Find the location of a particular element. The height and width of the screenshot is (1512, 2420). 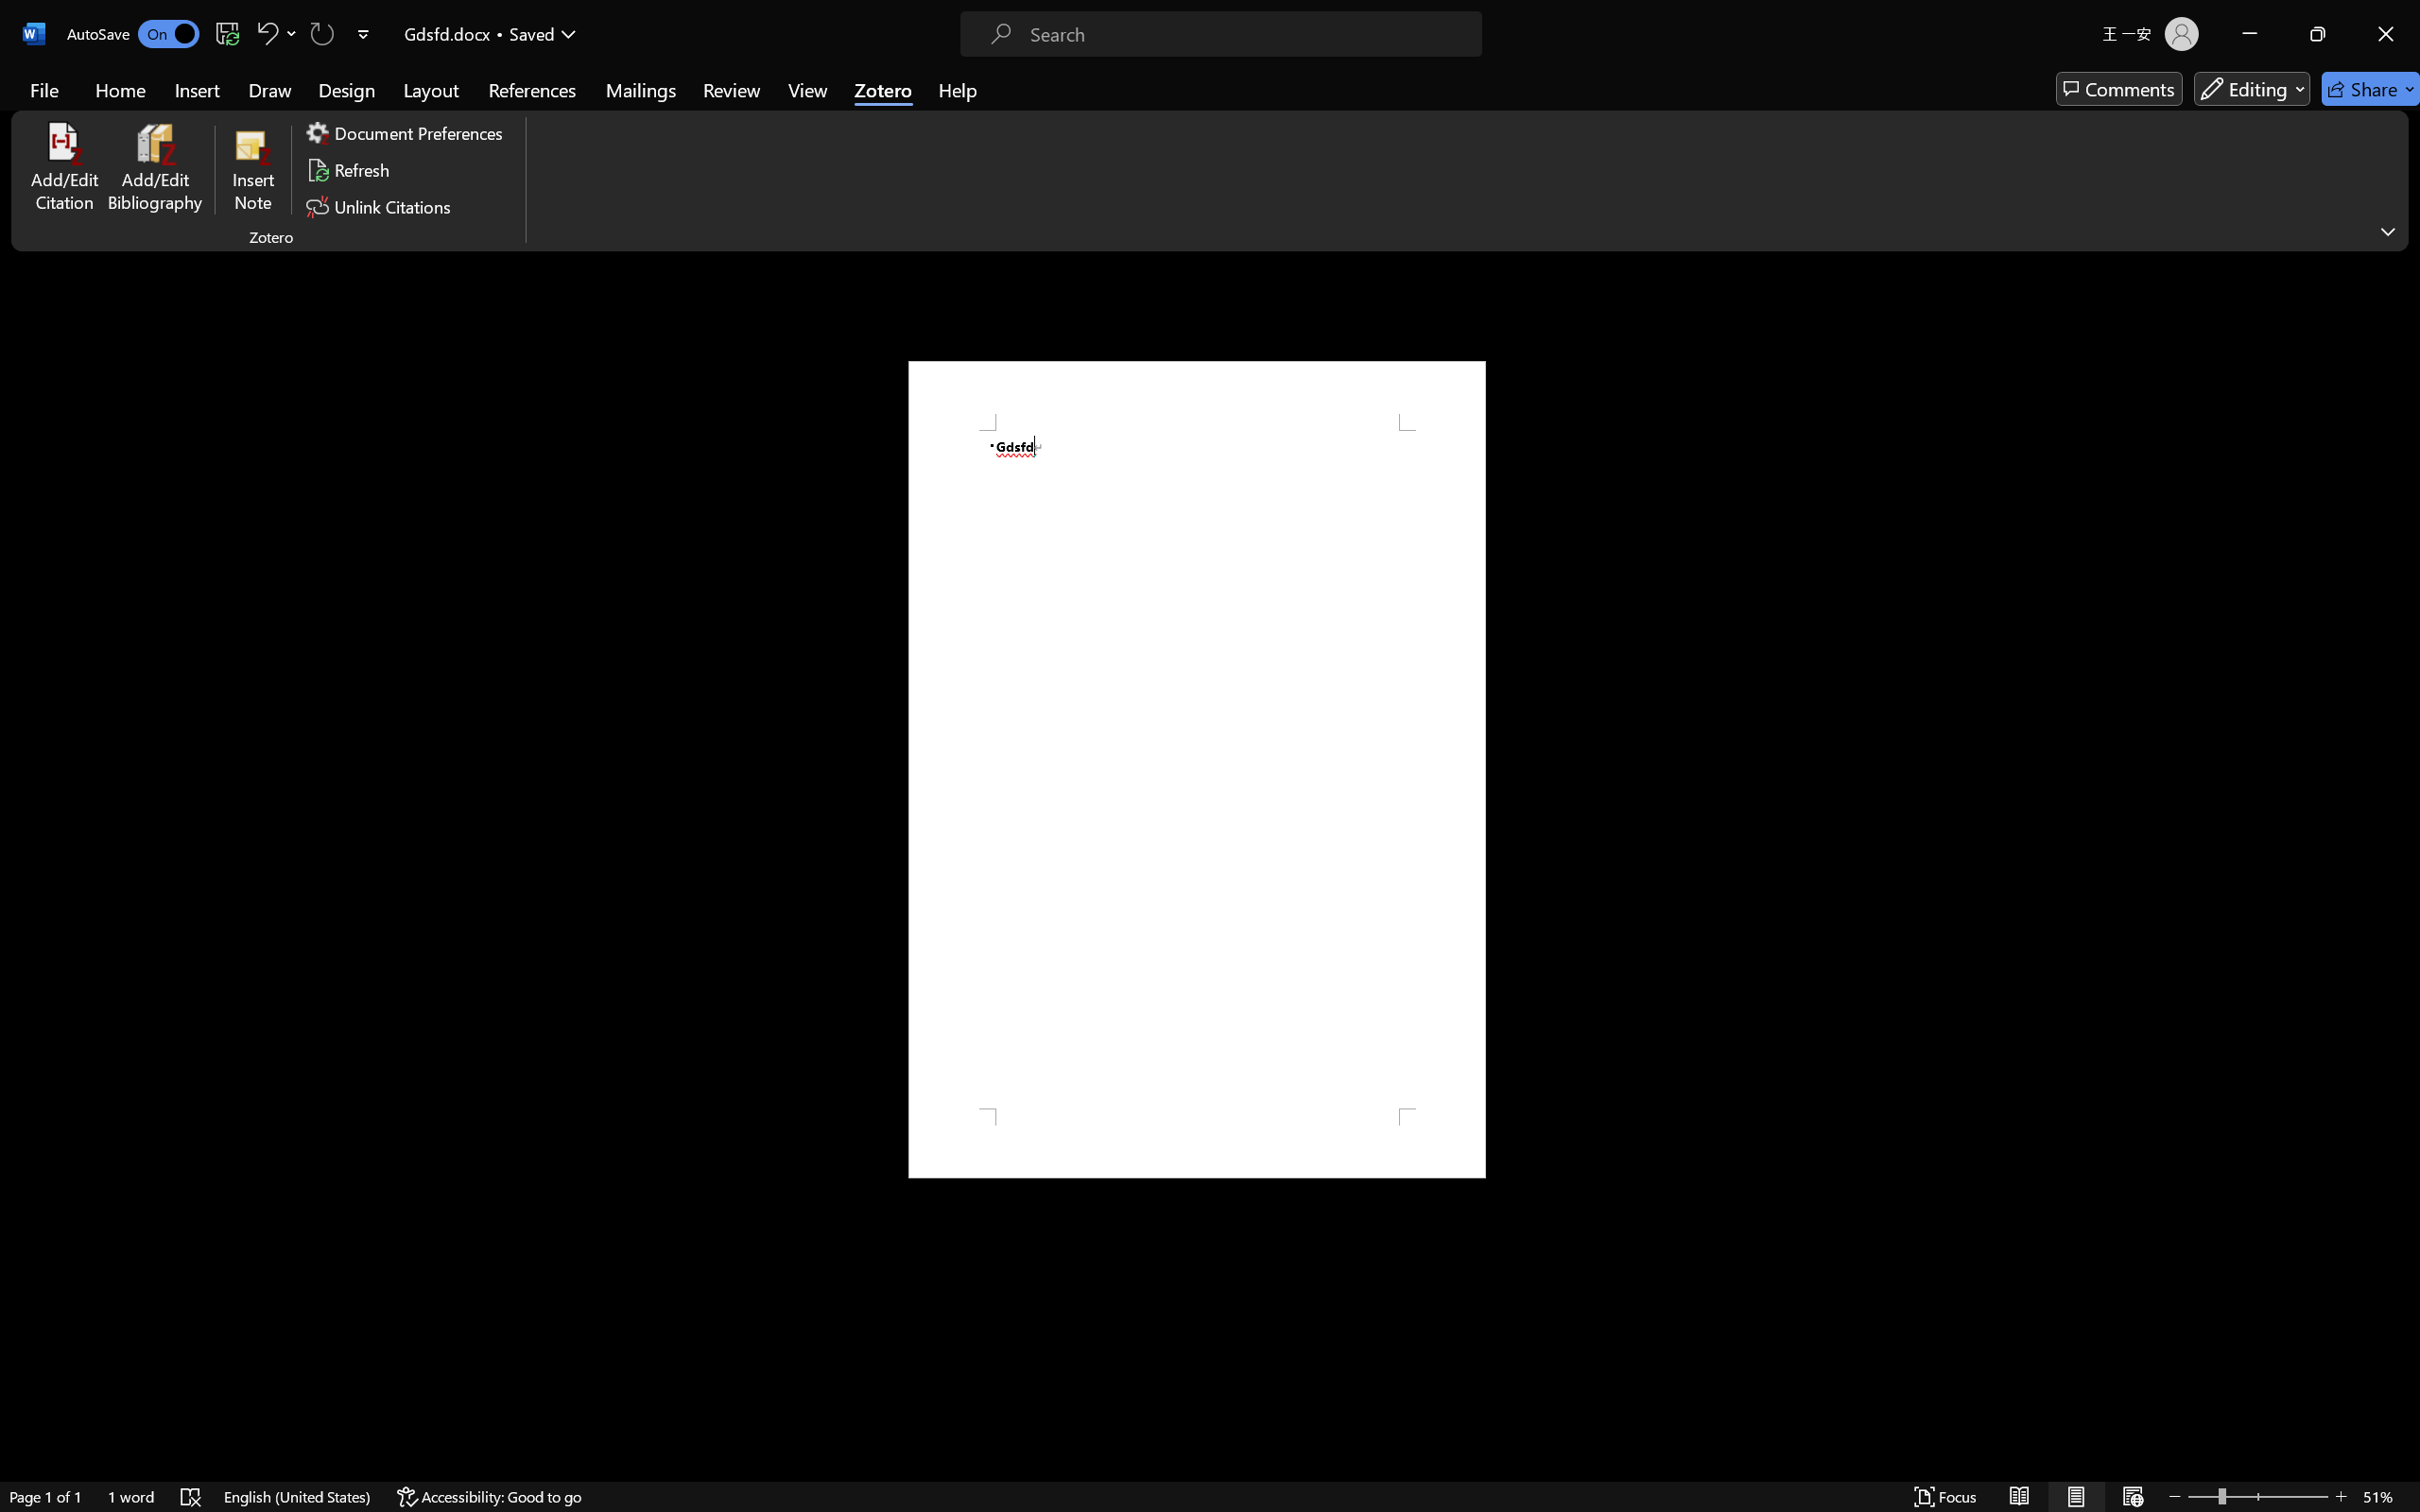

'Page 1 content' is located at coordinates (1196, 769).